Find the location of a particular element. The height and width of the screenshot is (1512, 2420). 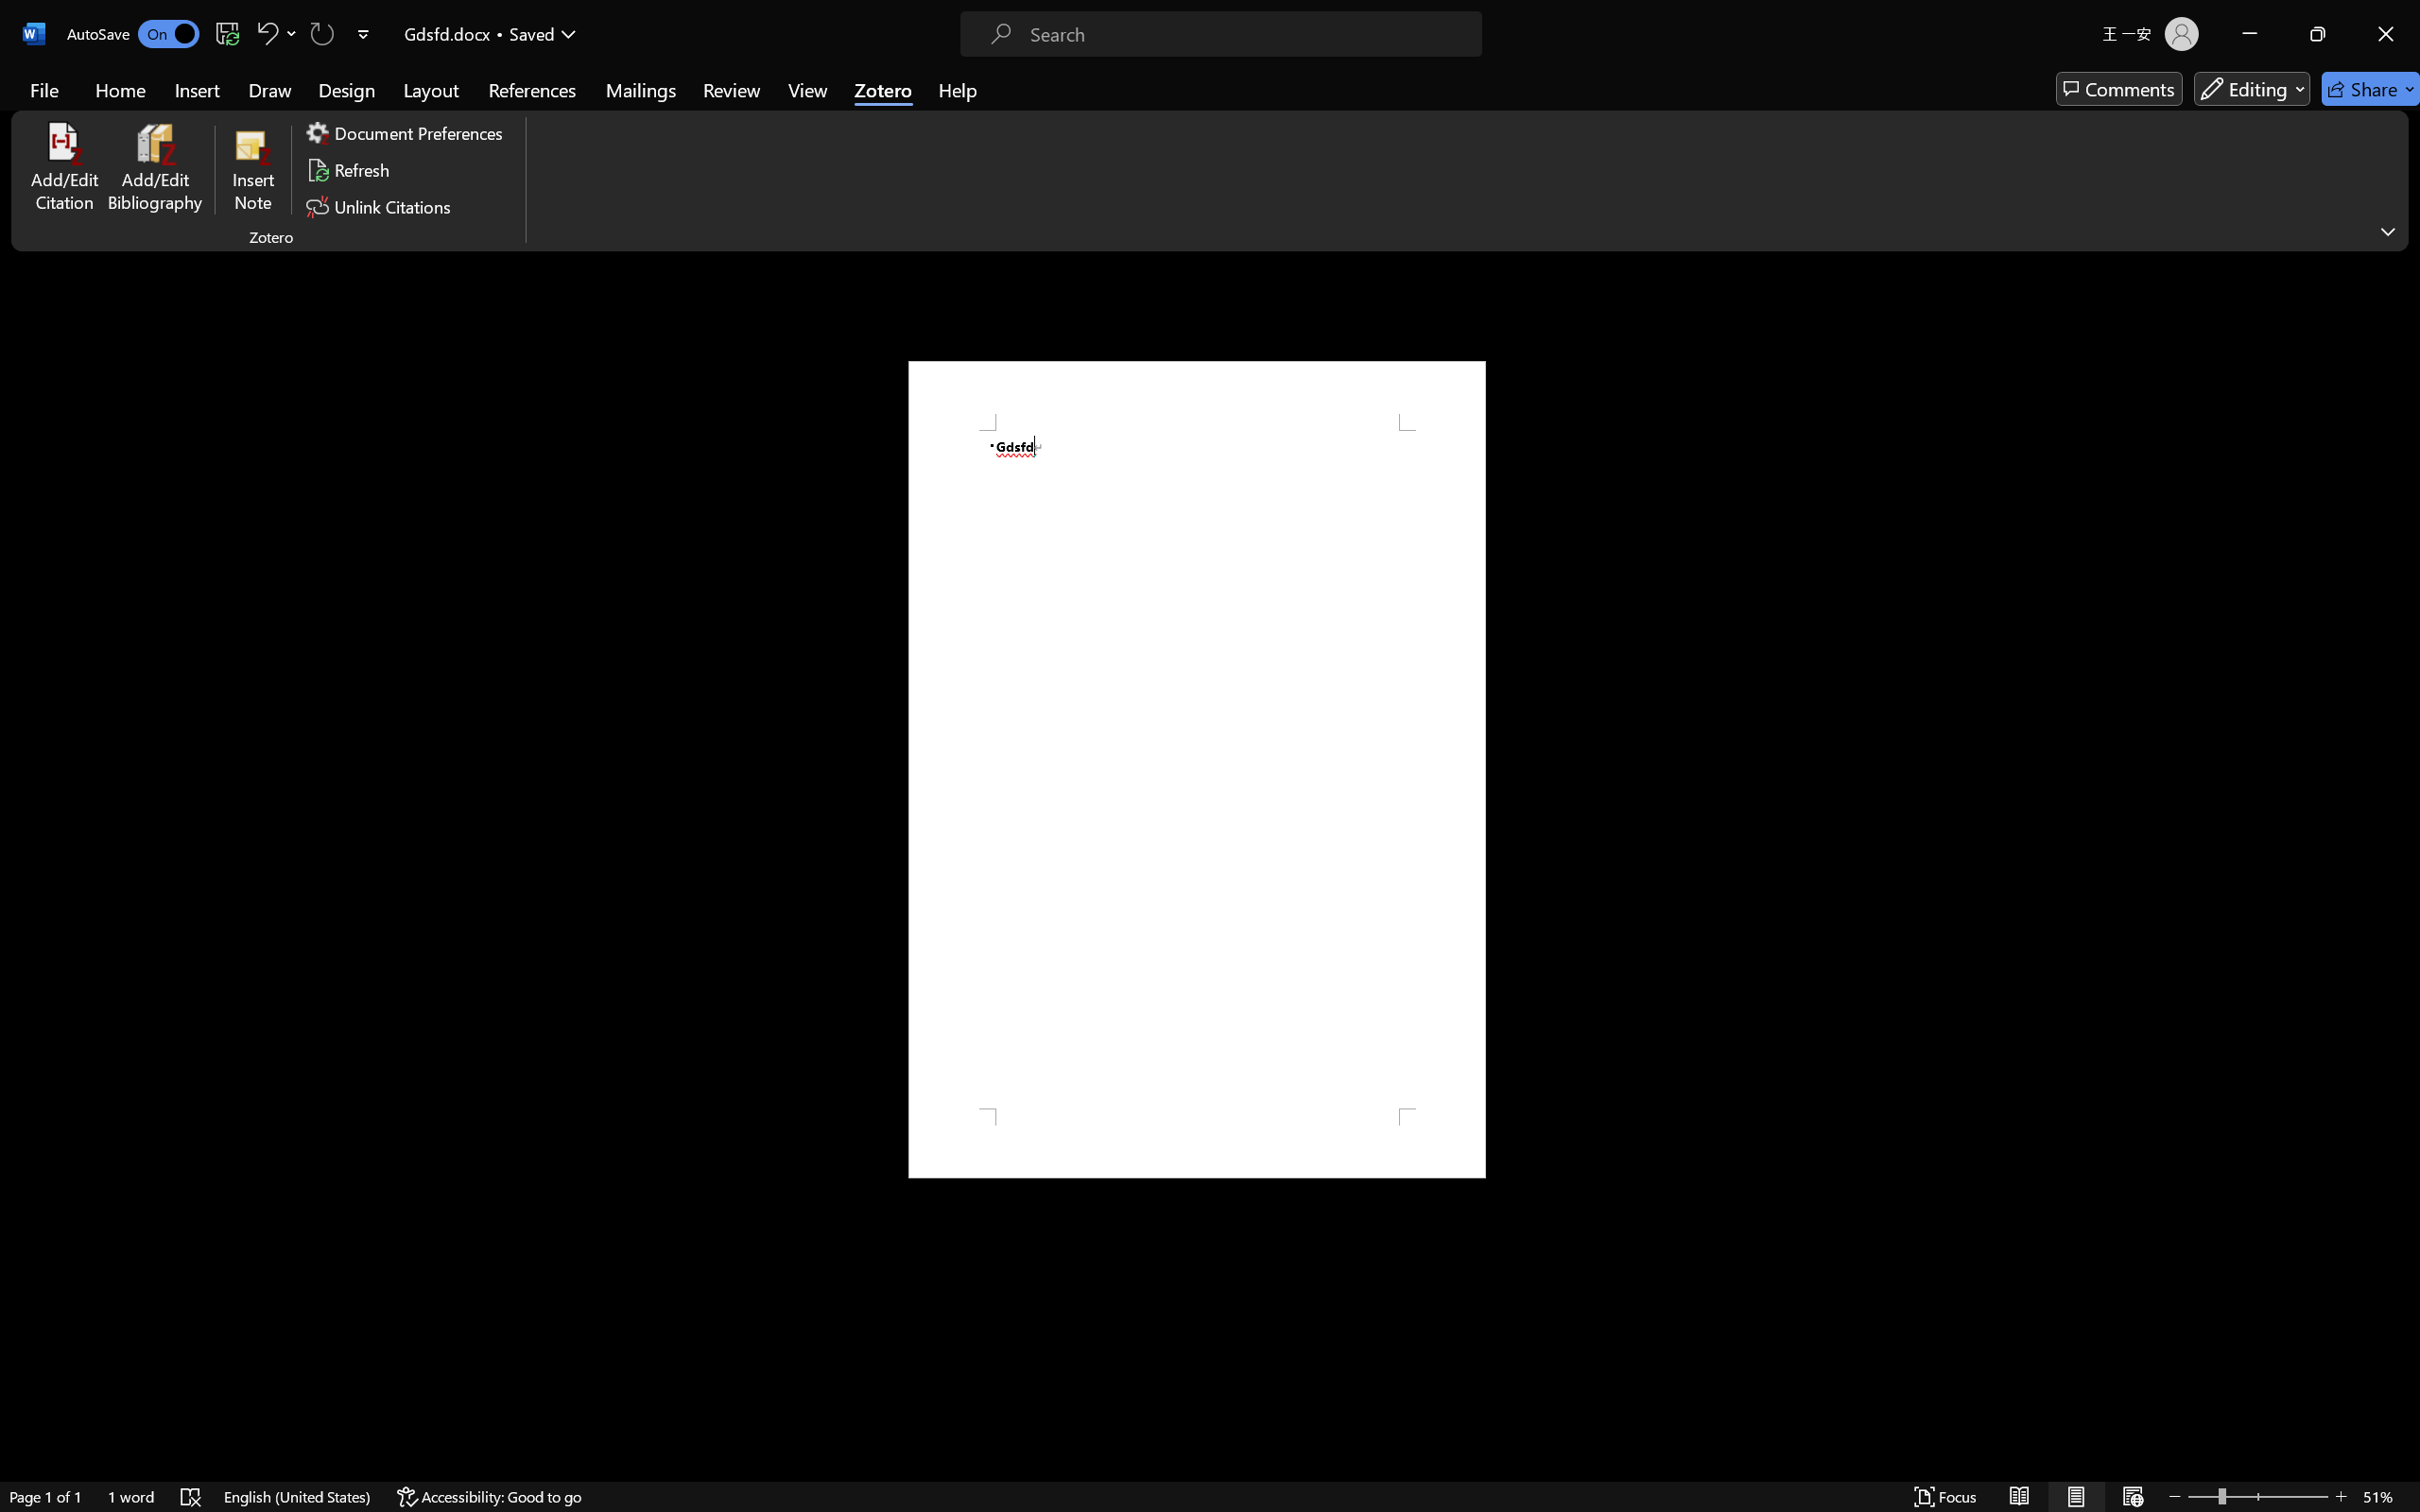

'Page 1 content' is located at coordinates (1196, 769).